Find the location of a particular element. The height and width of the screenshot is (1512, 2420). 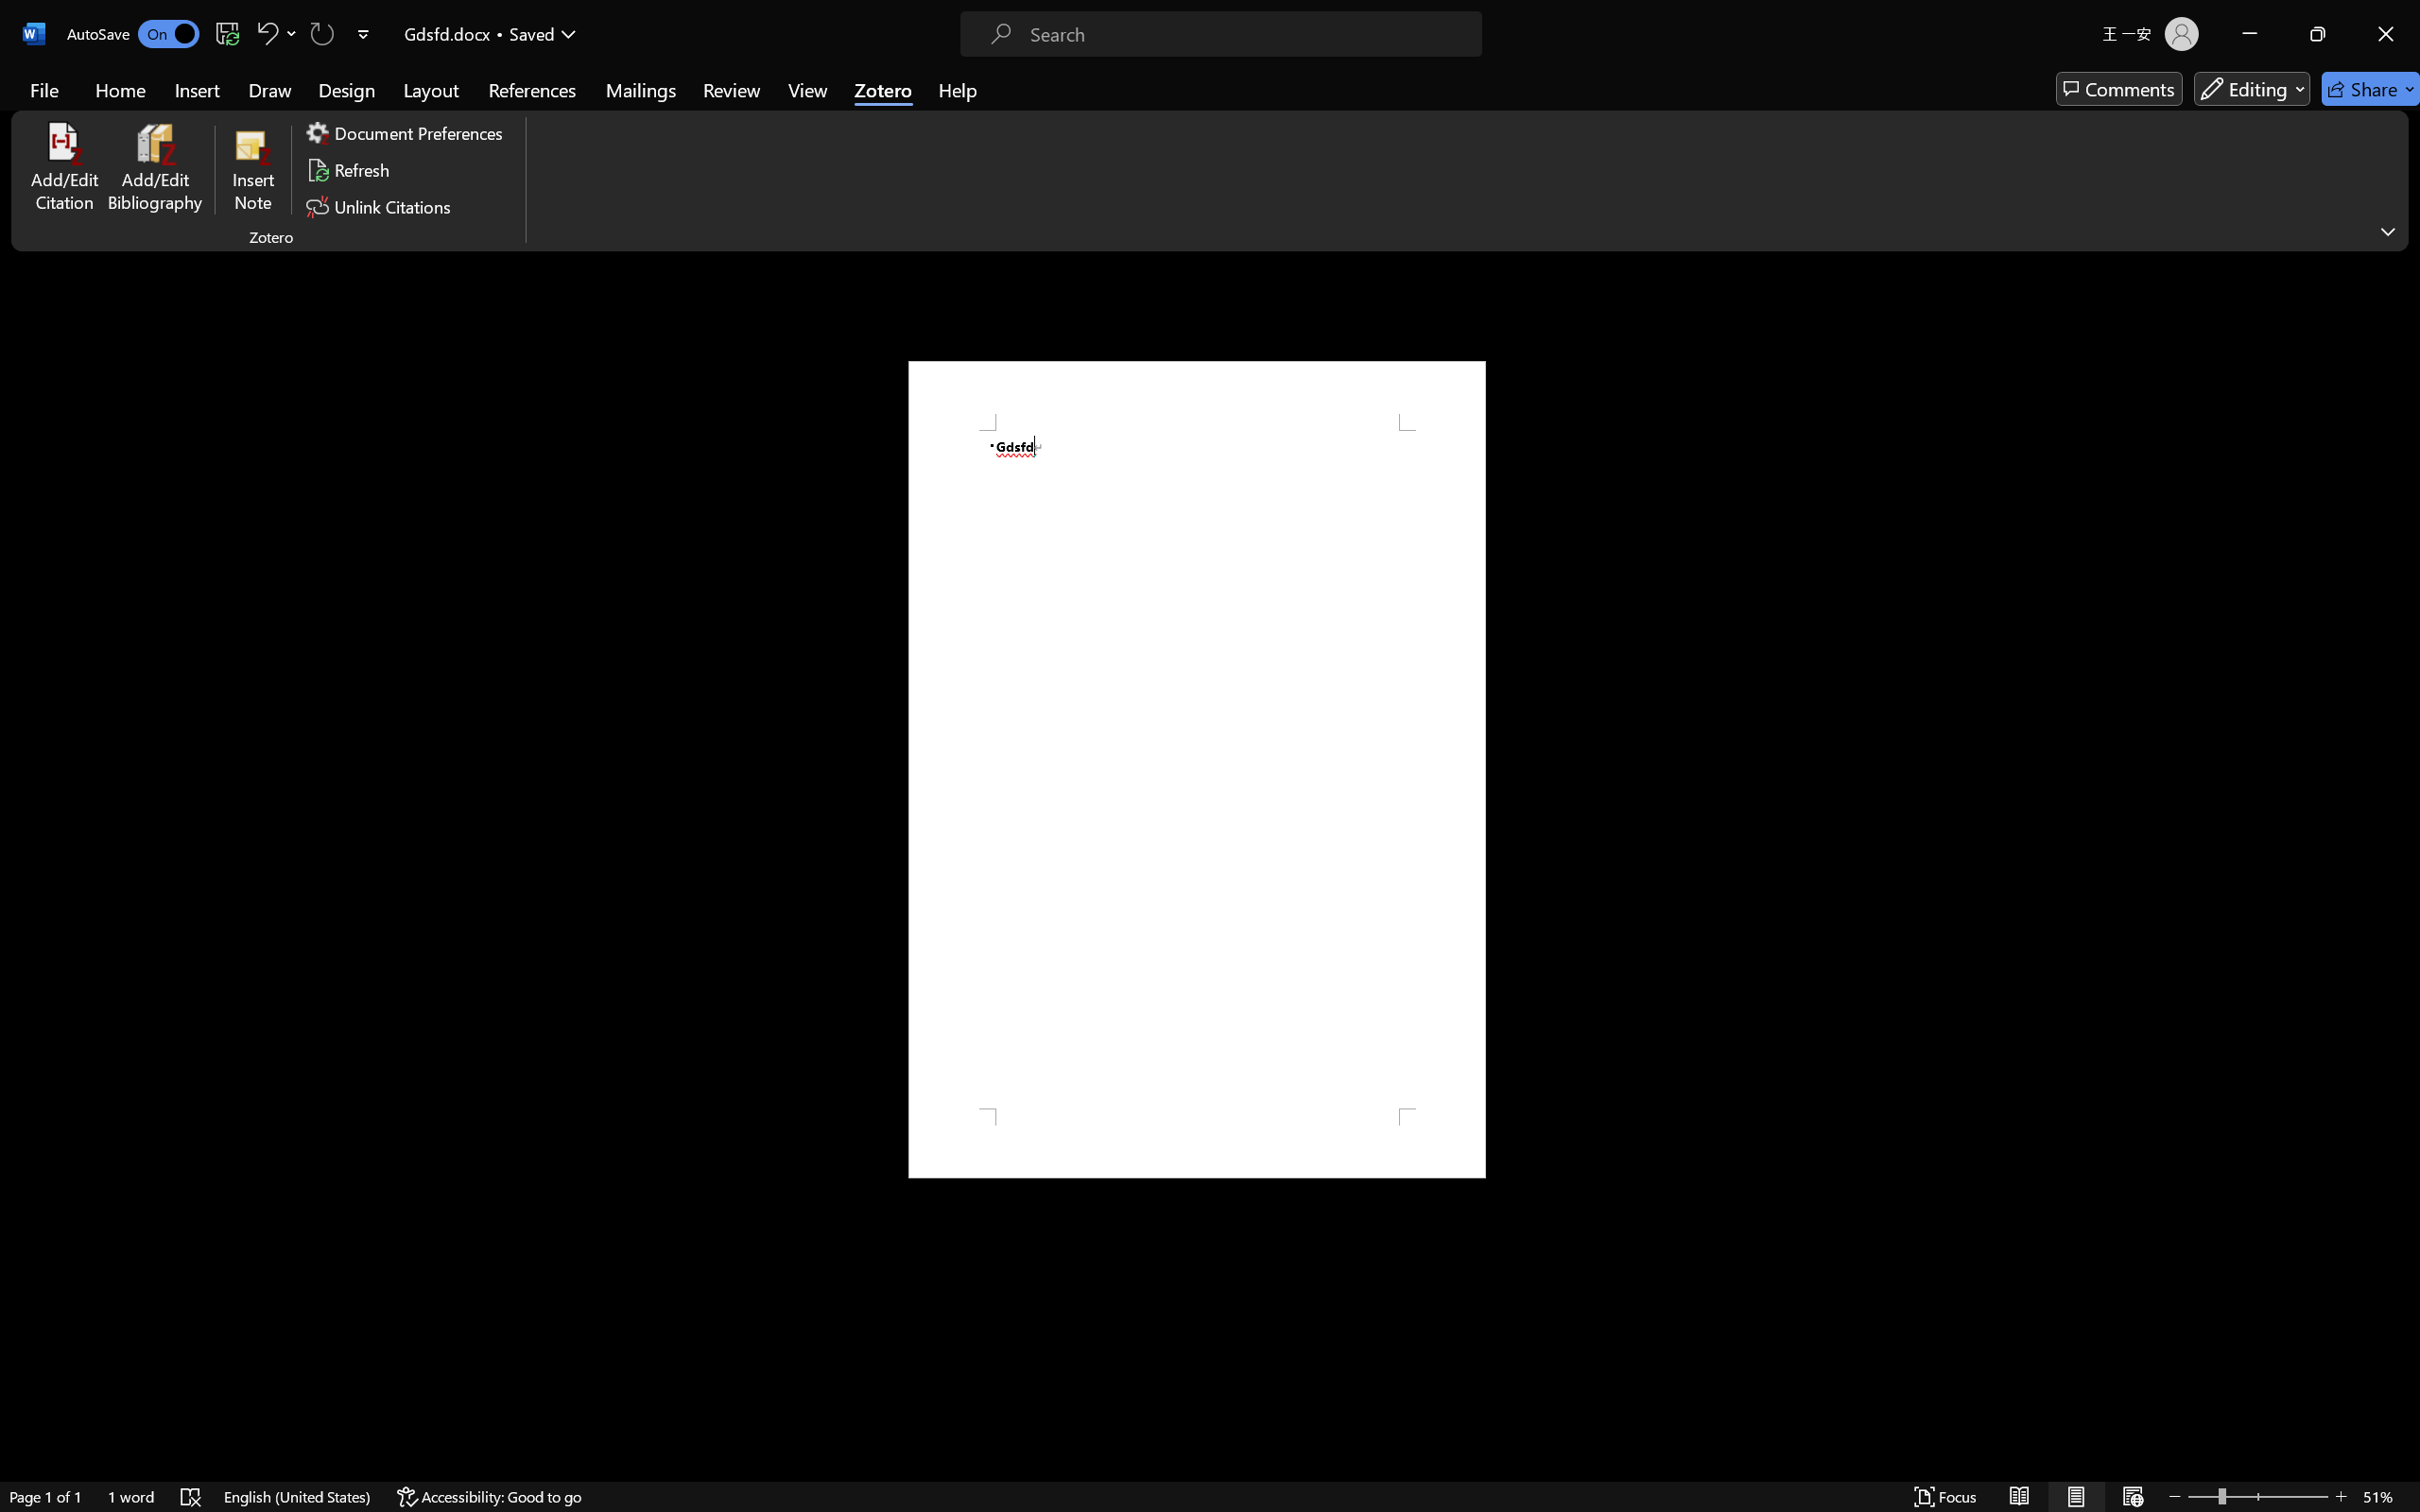

'Page 1 content' is located at coordinates (1196, 769).